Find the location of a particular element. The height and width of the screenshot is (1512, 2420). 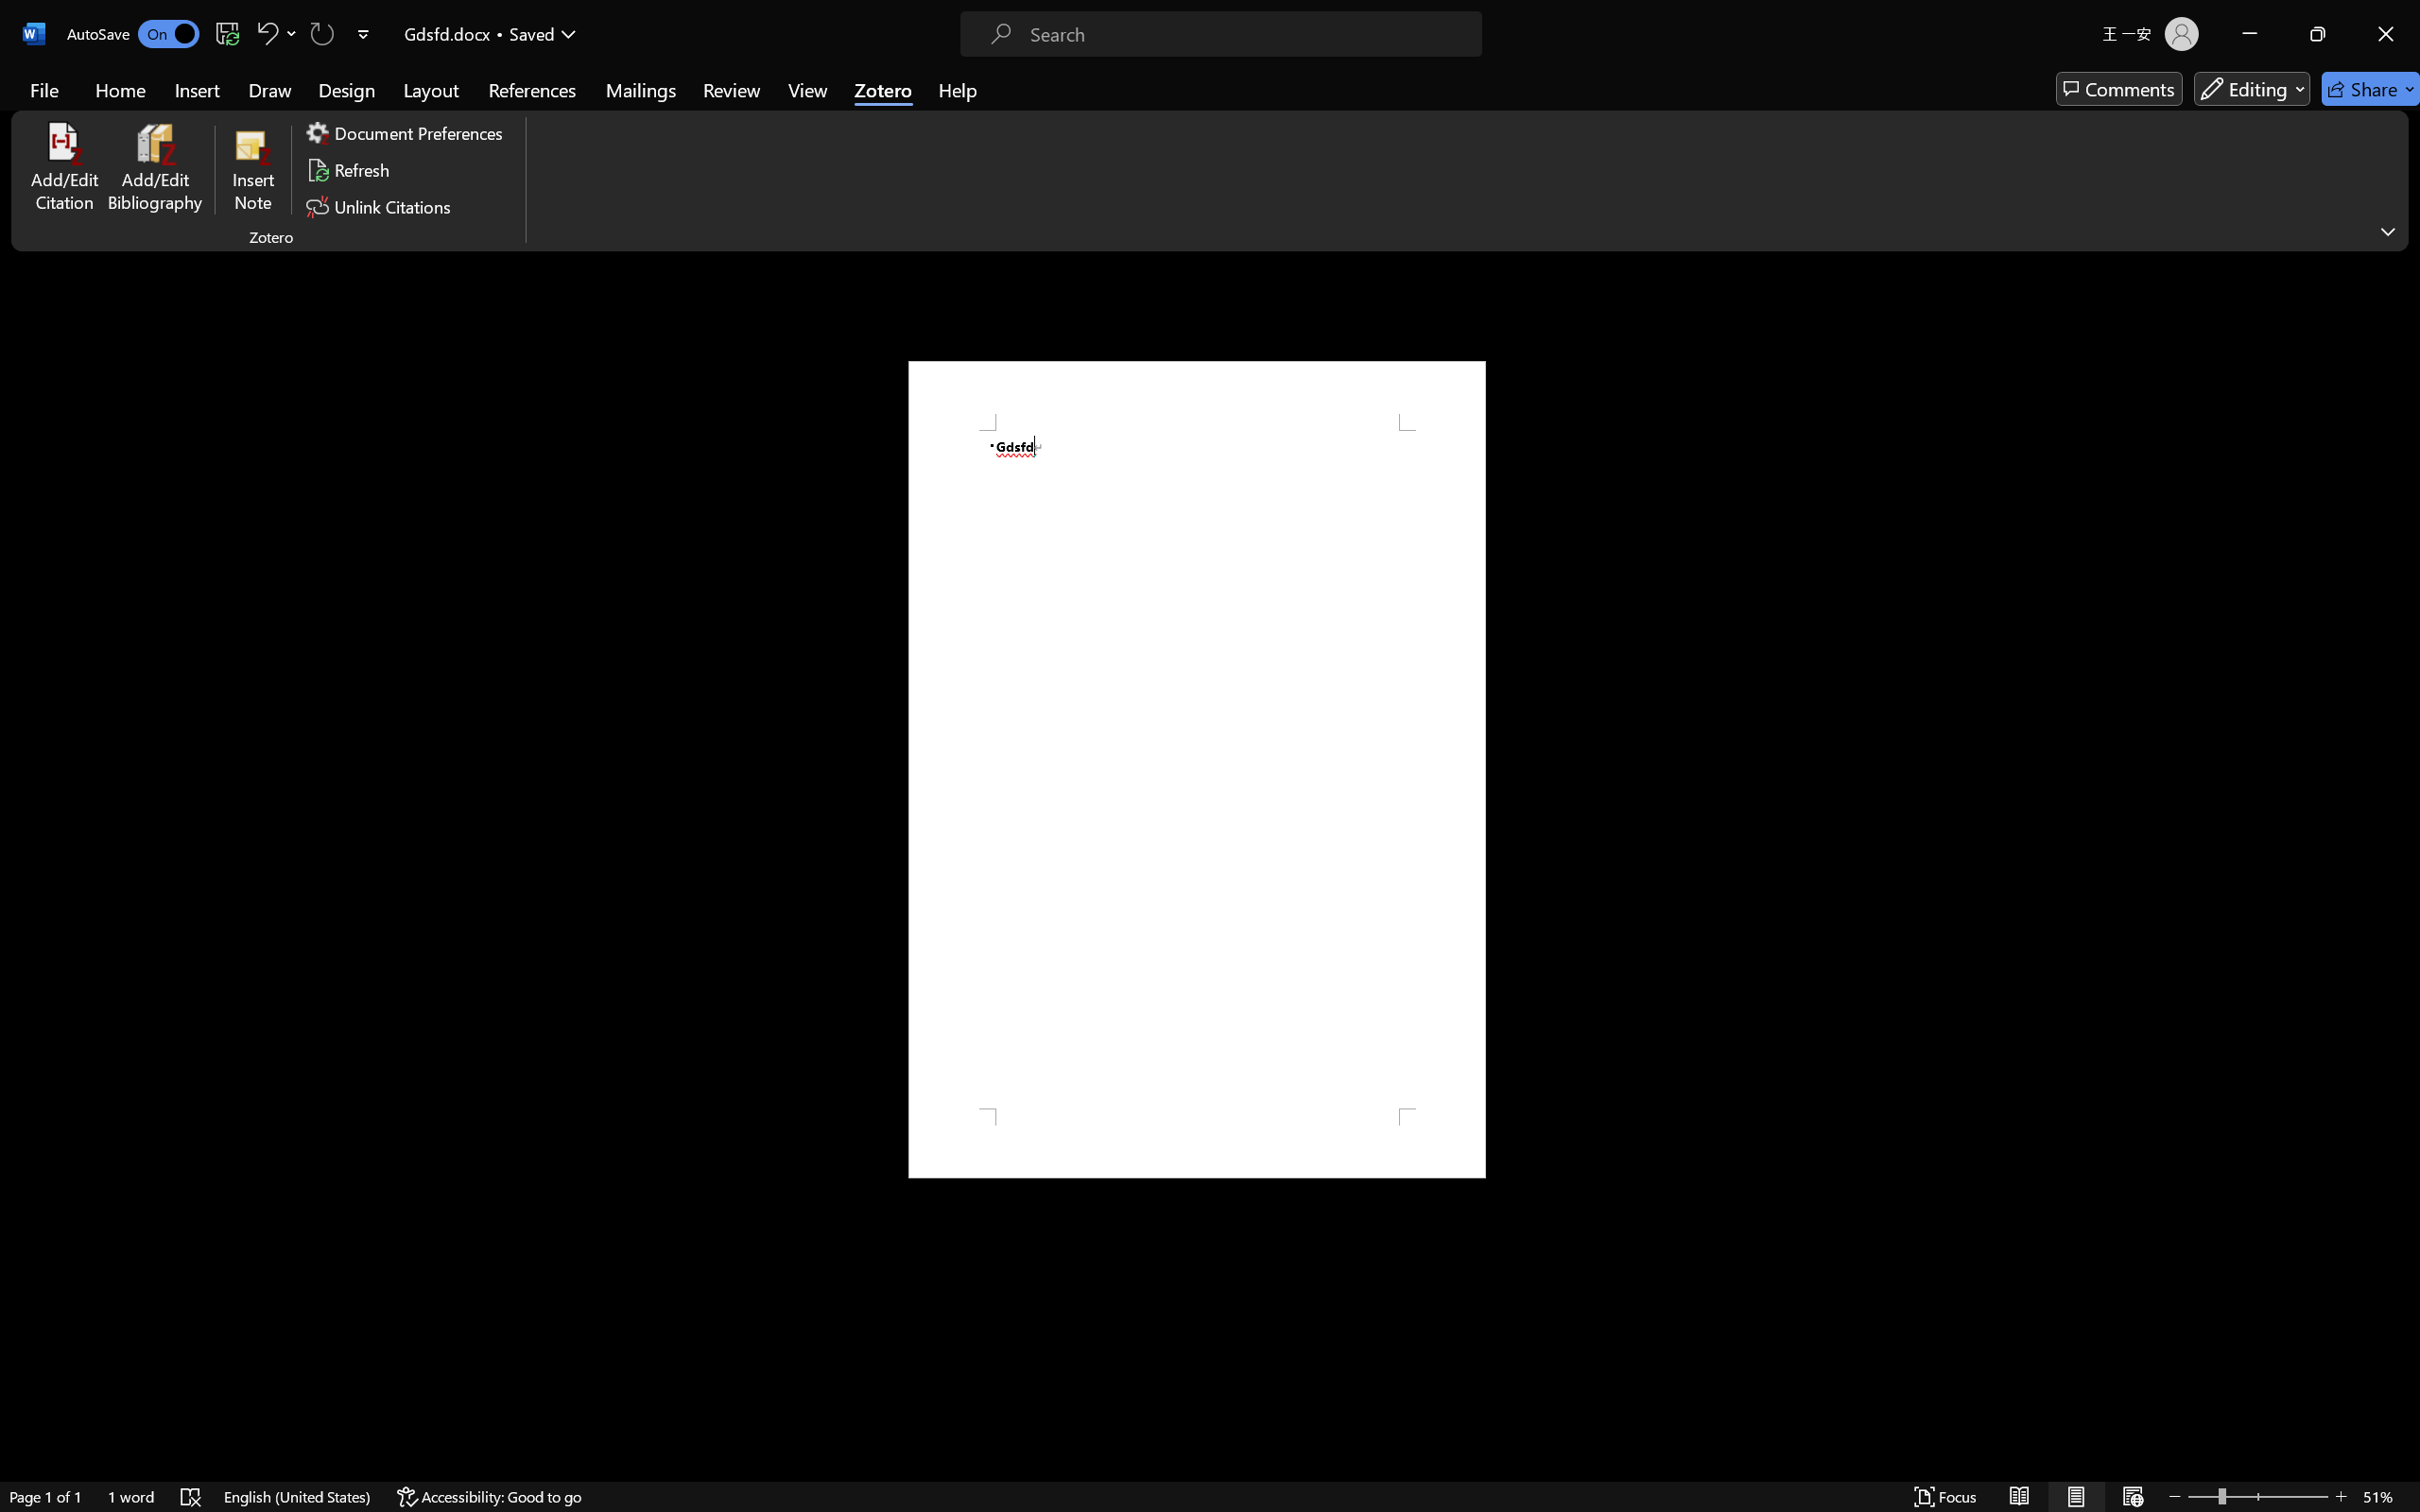

'Page 1 content' is located at coordinates (1196, 769).